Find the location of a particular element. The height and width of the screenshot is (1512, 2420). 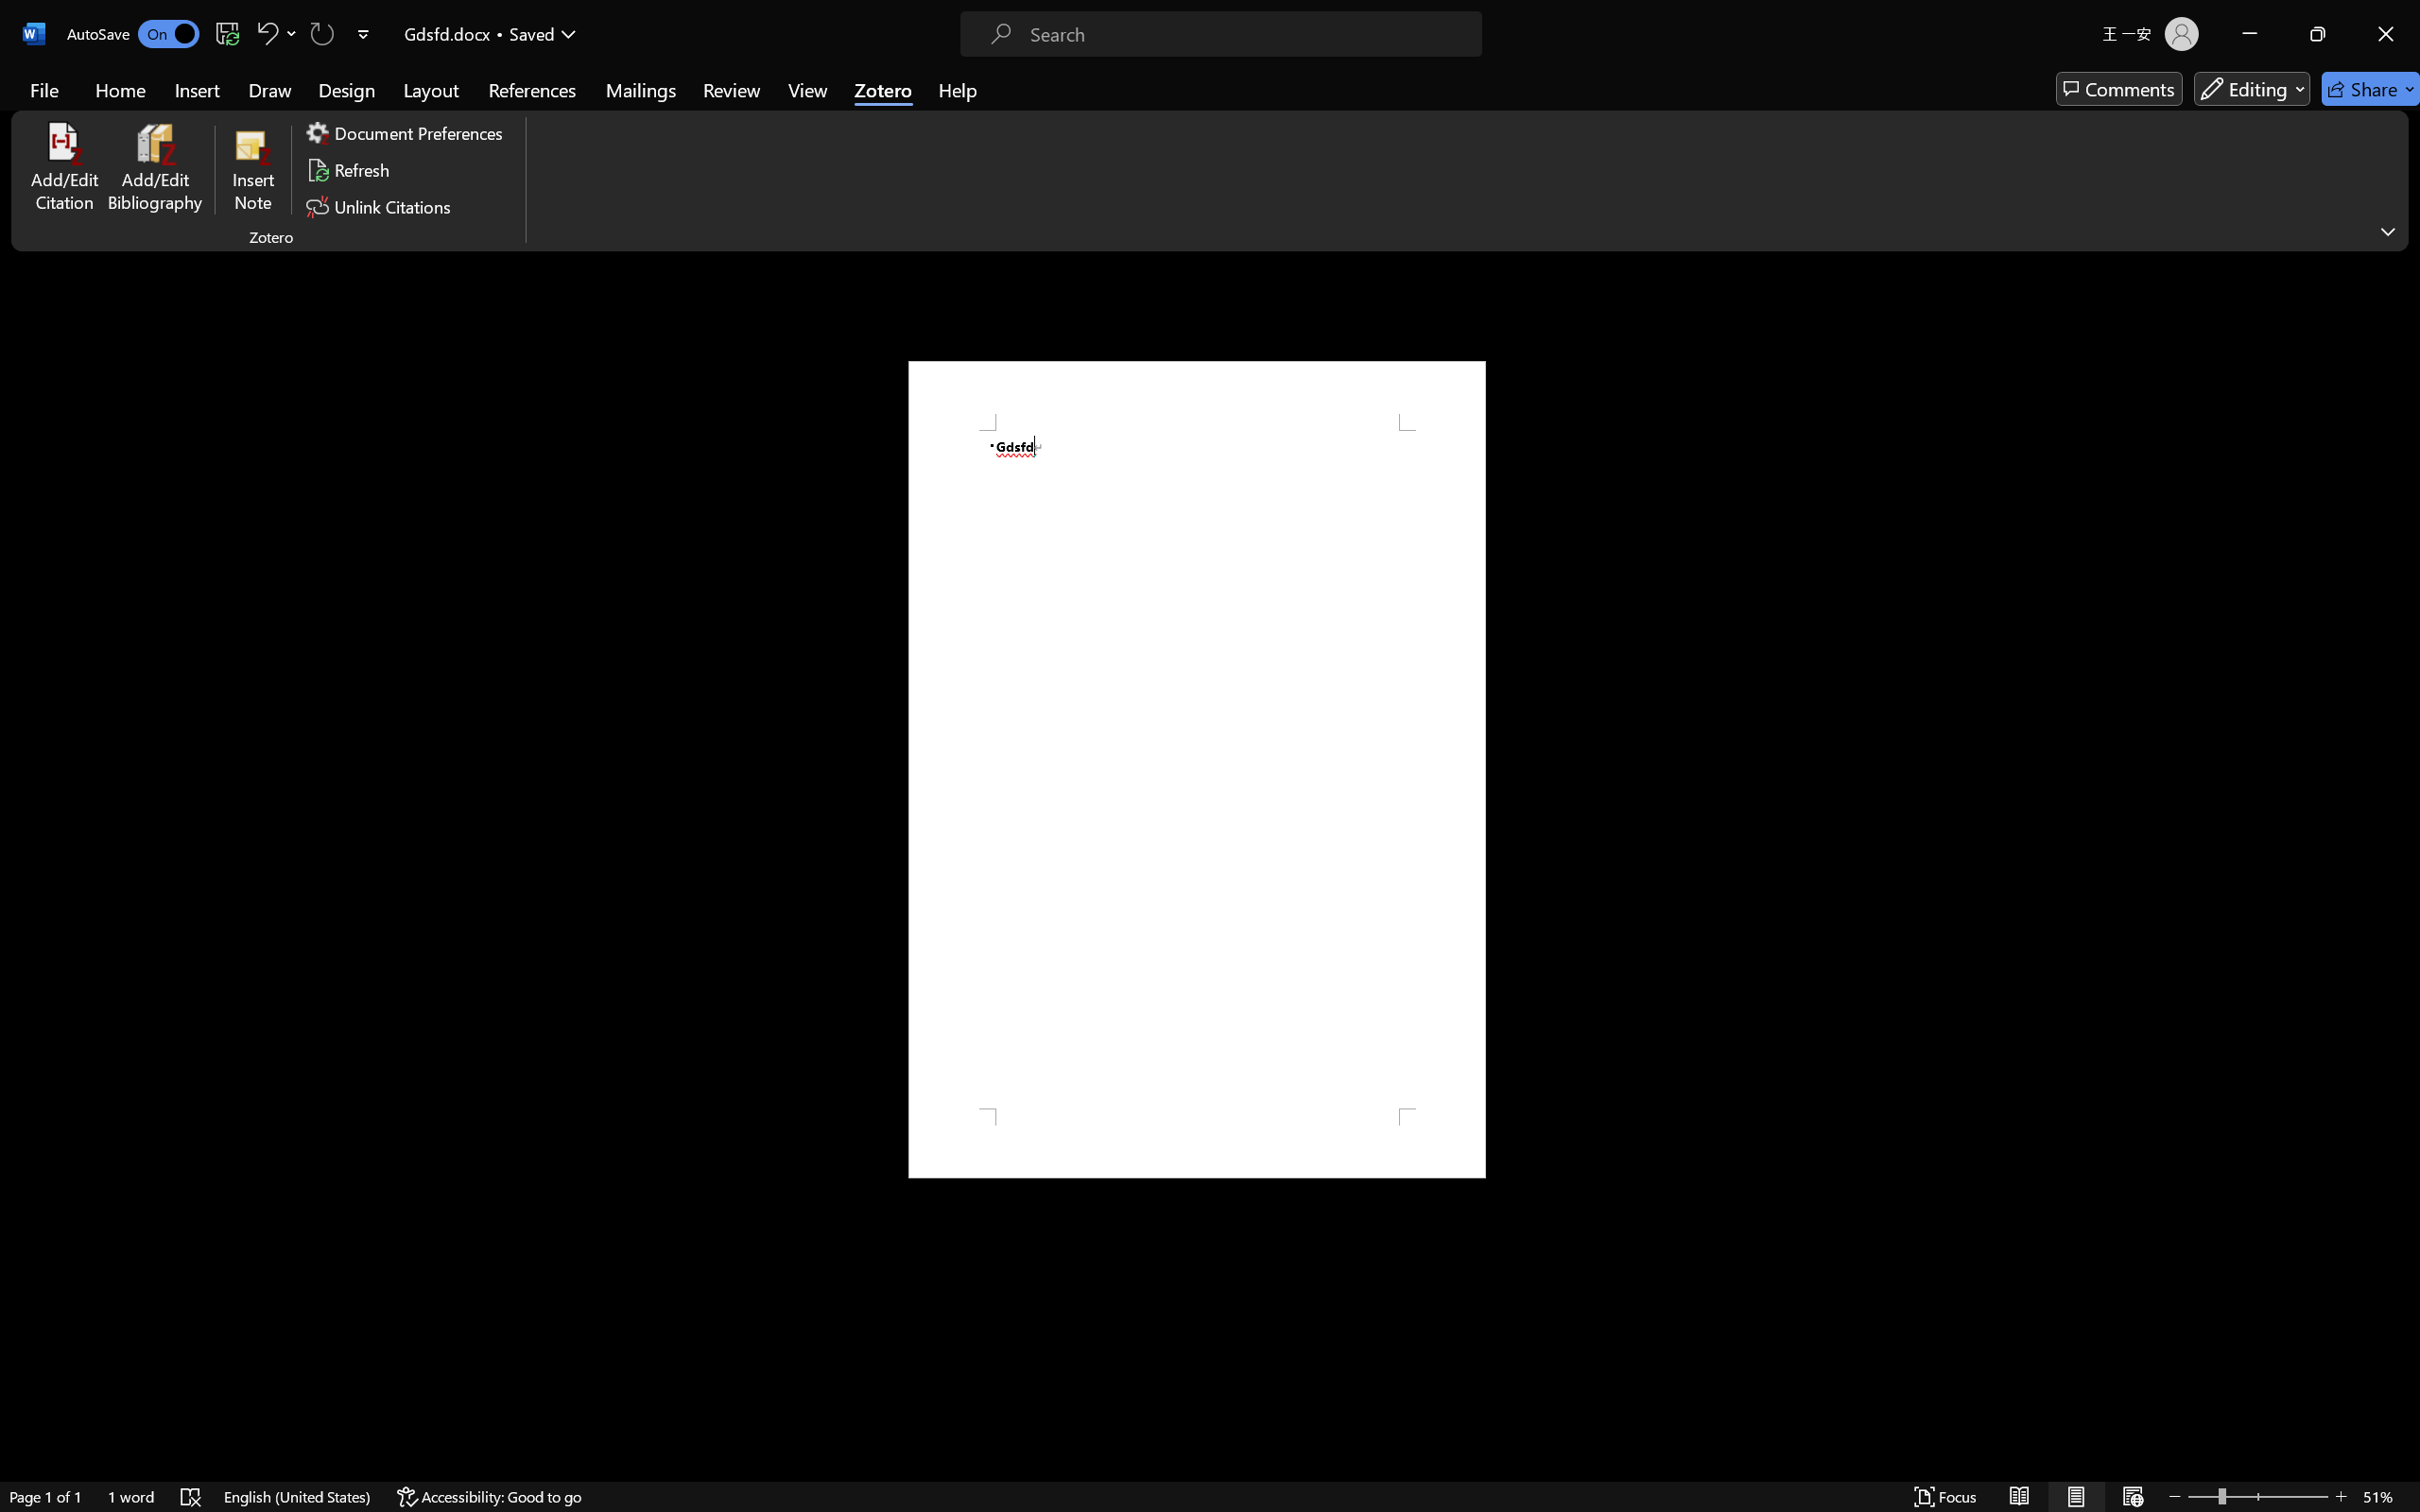

'Page 1 content' is located at coordinates (1196, 769).